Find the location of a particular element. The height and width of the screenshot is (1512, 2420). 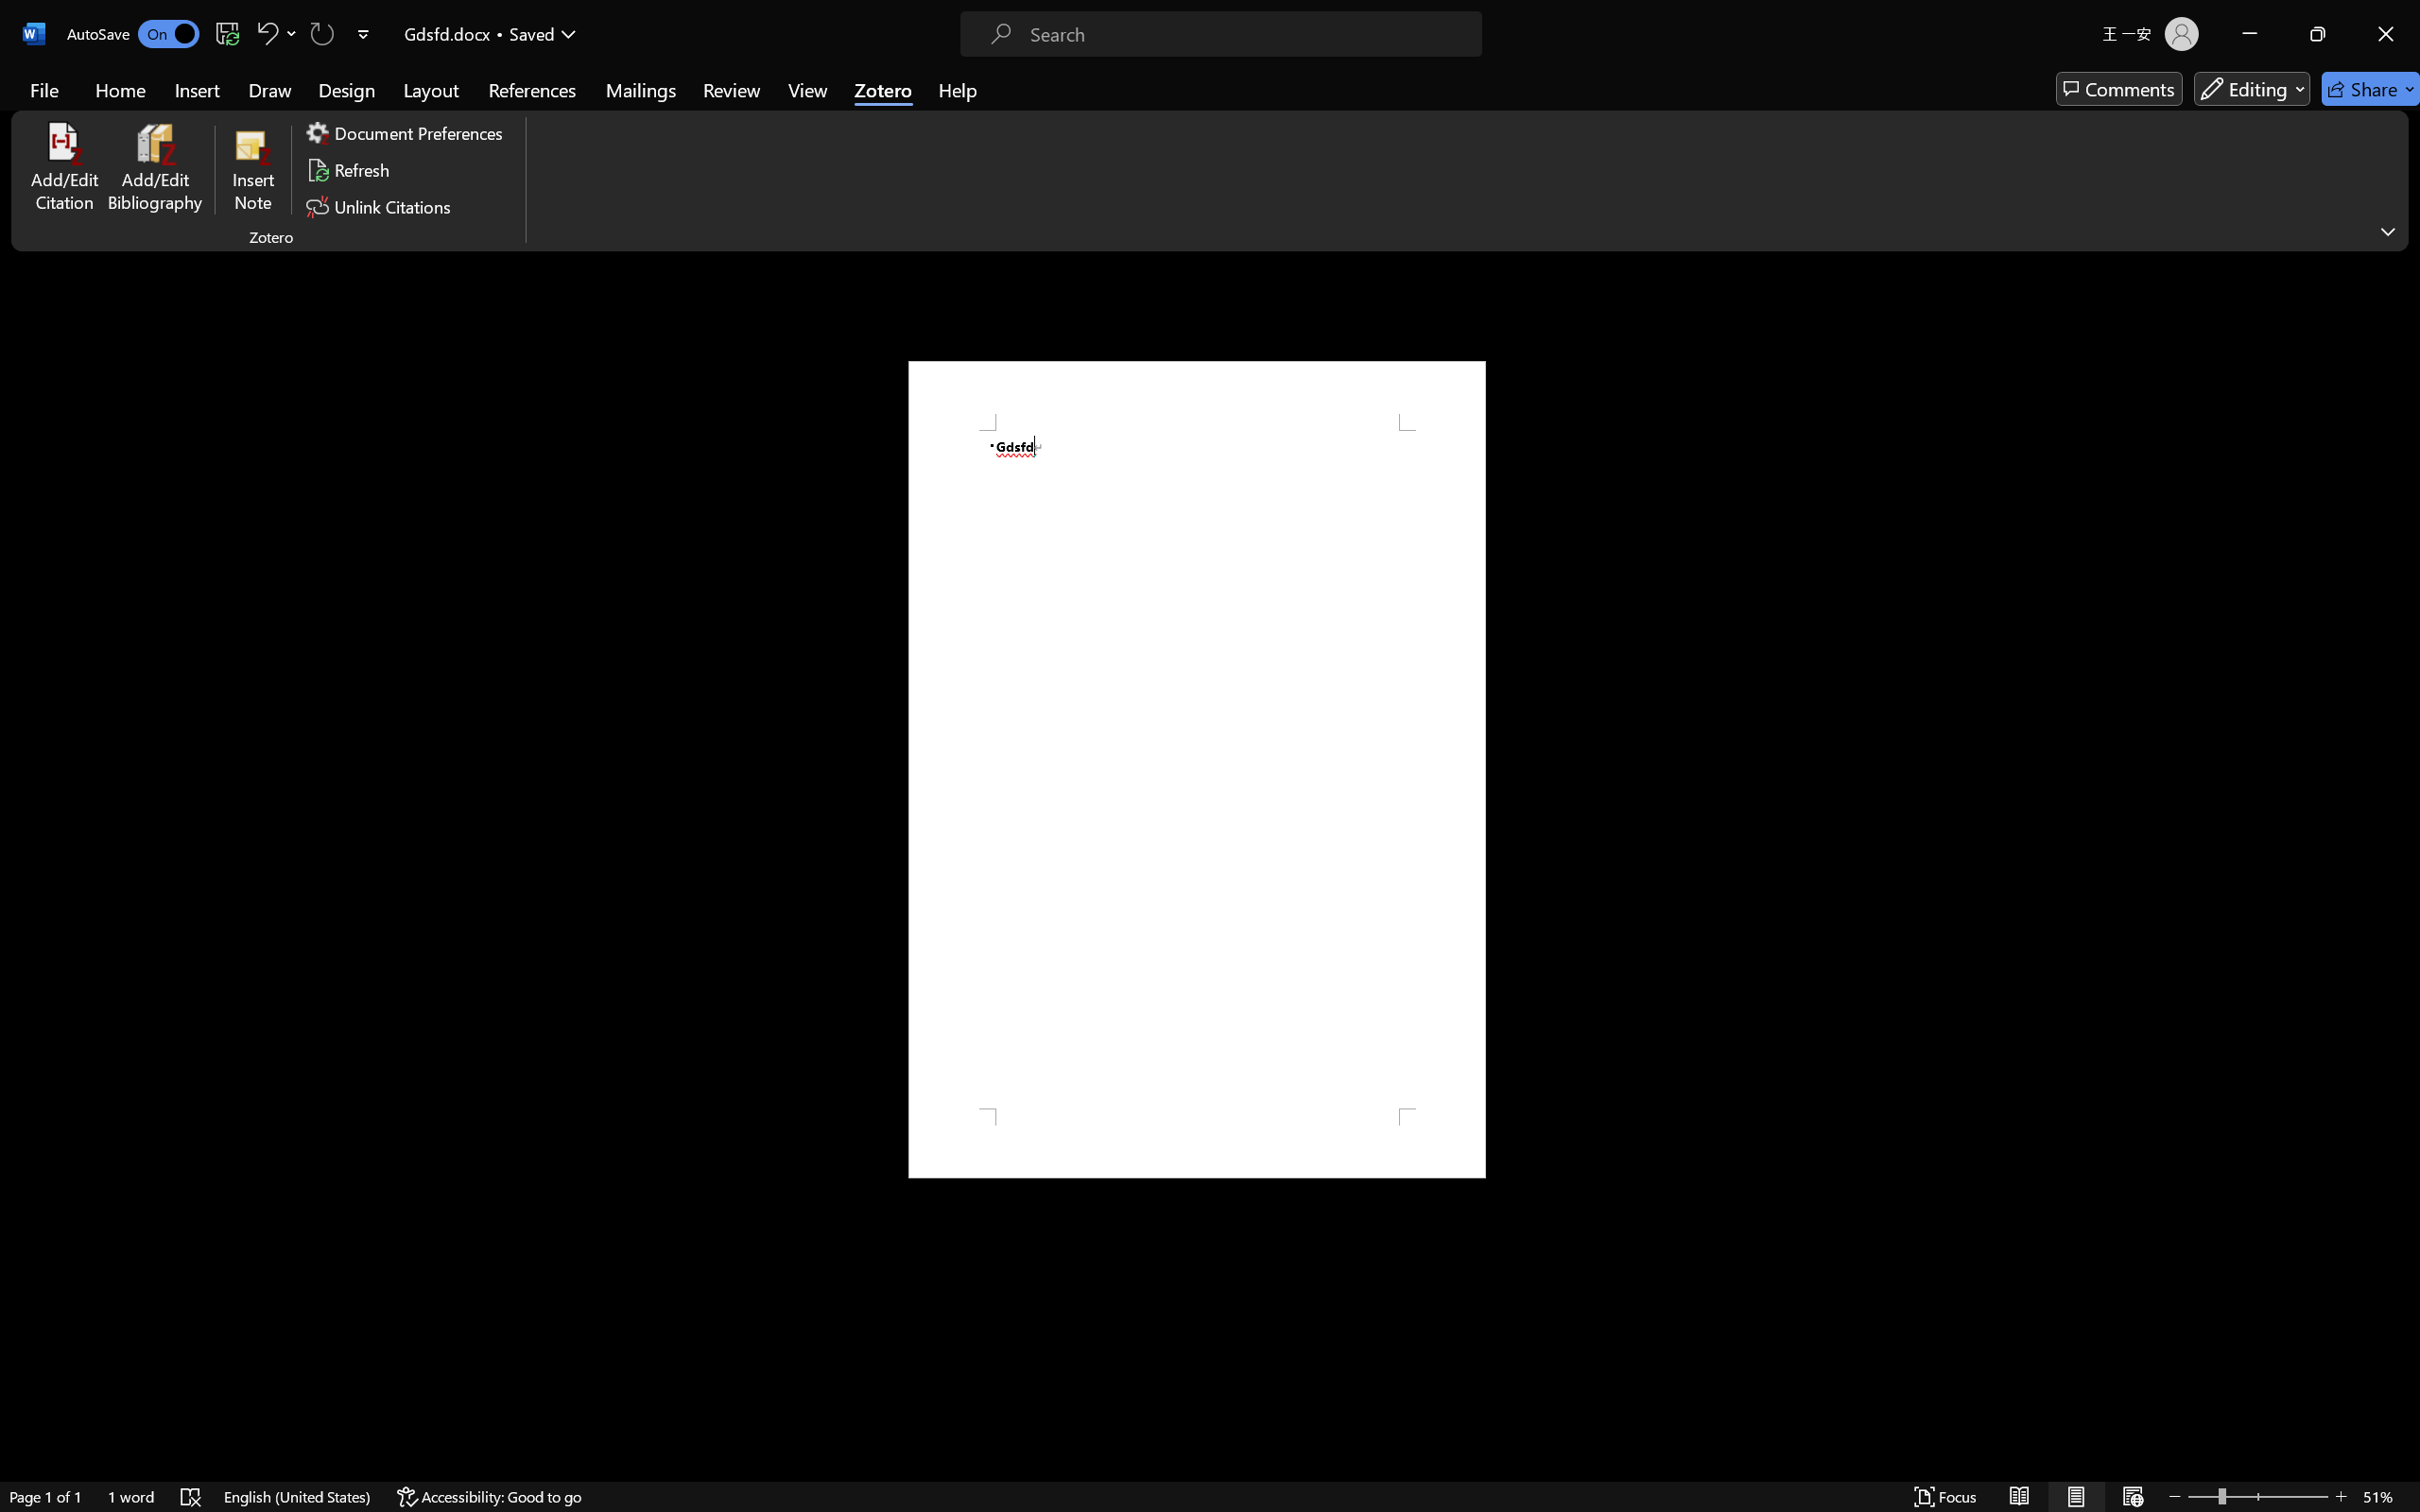

'Page 1 content' is located at coordinates (1196, 769).